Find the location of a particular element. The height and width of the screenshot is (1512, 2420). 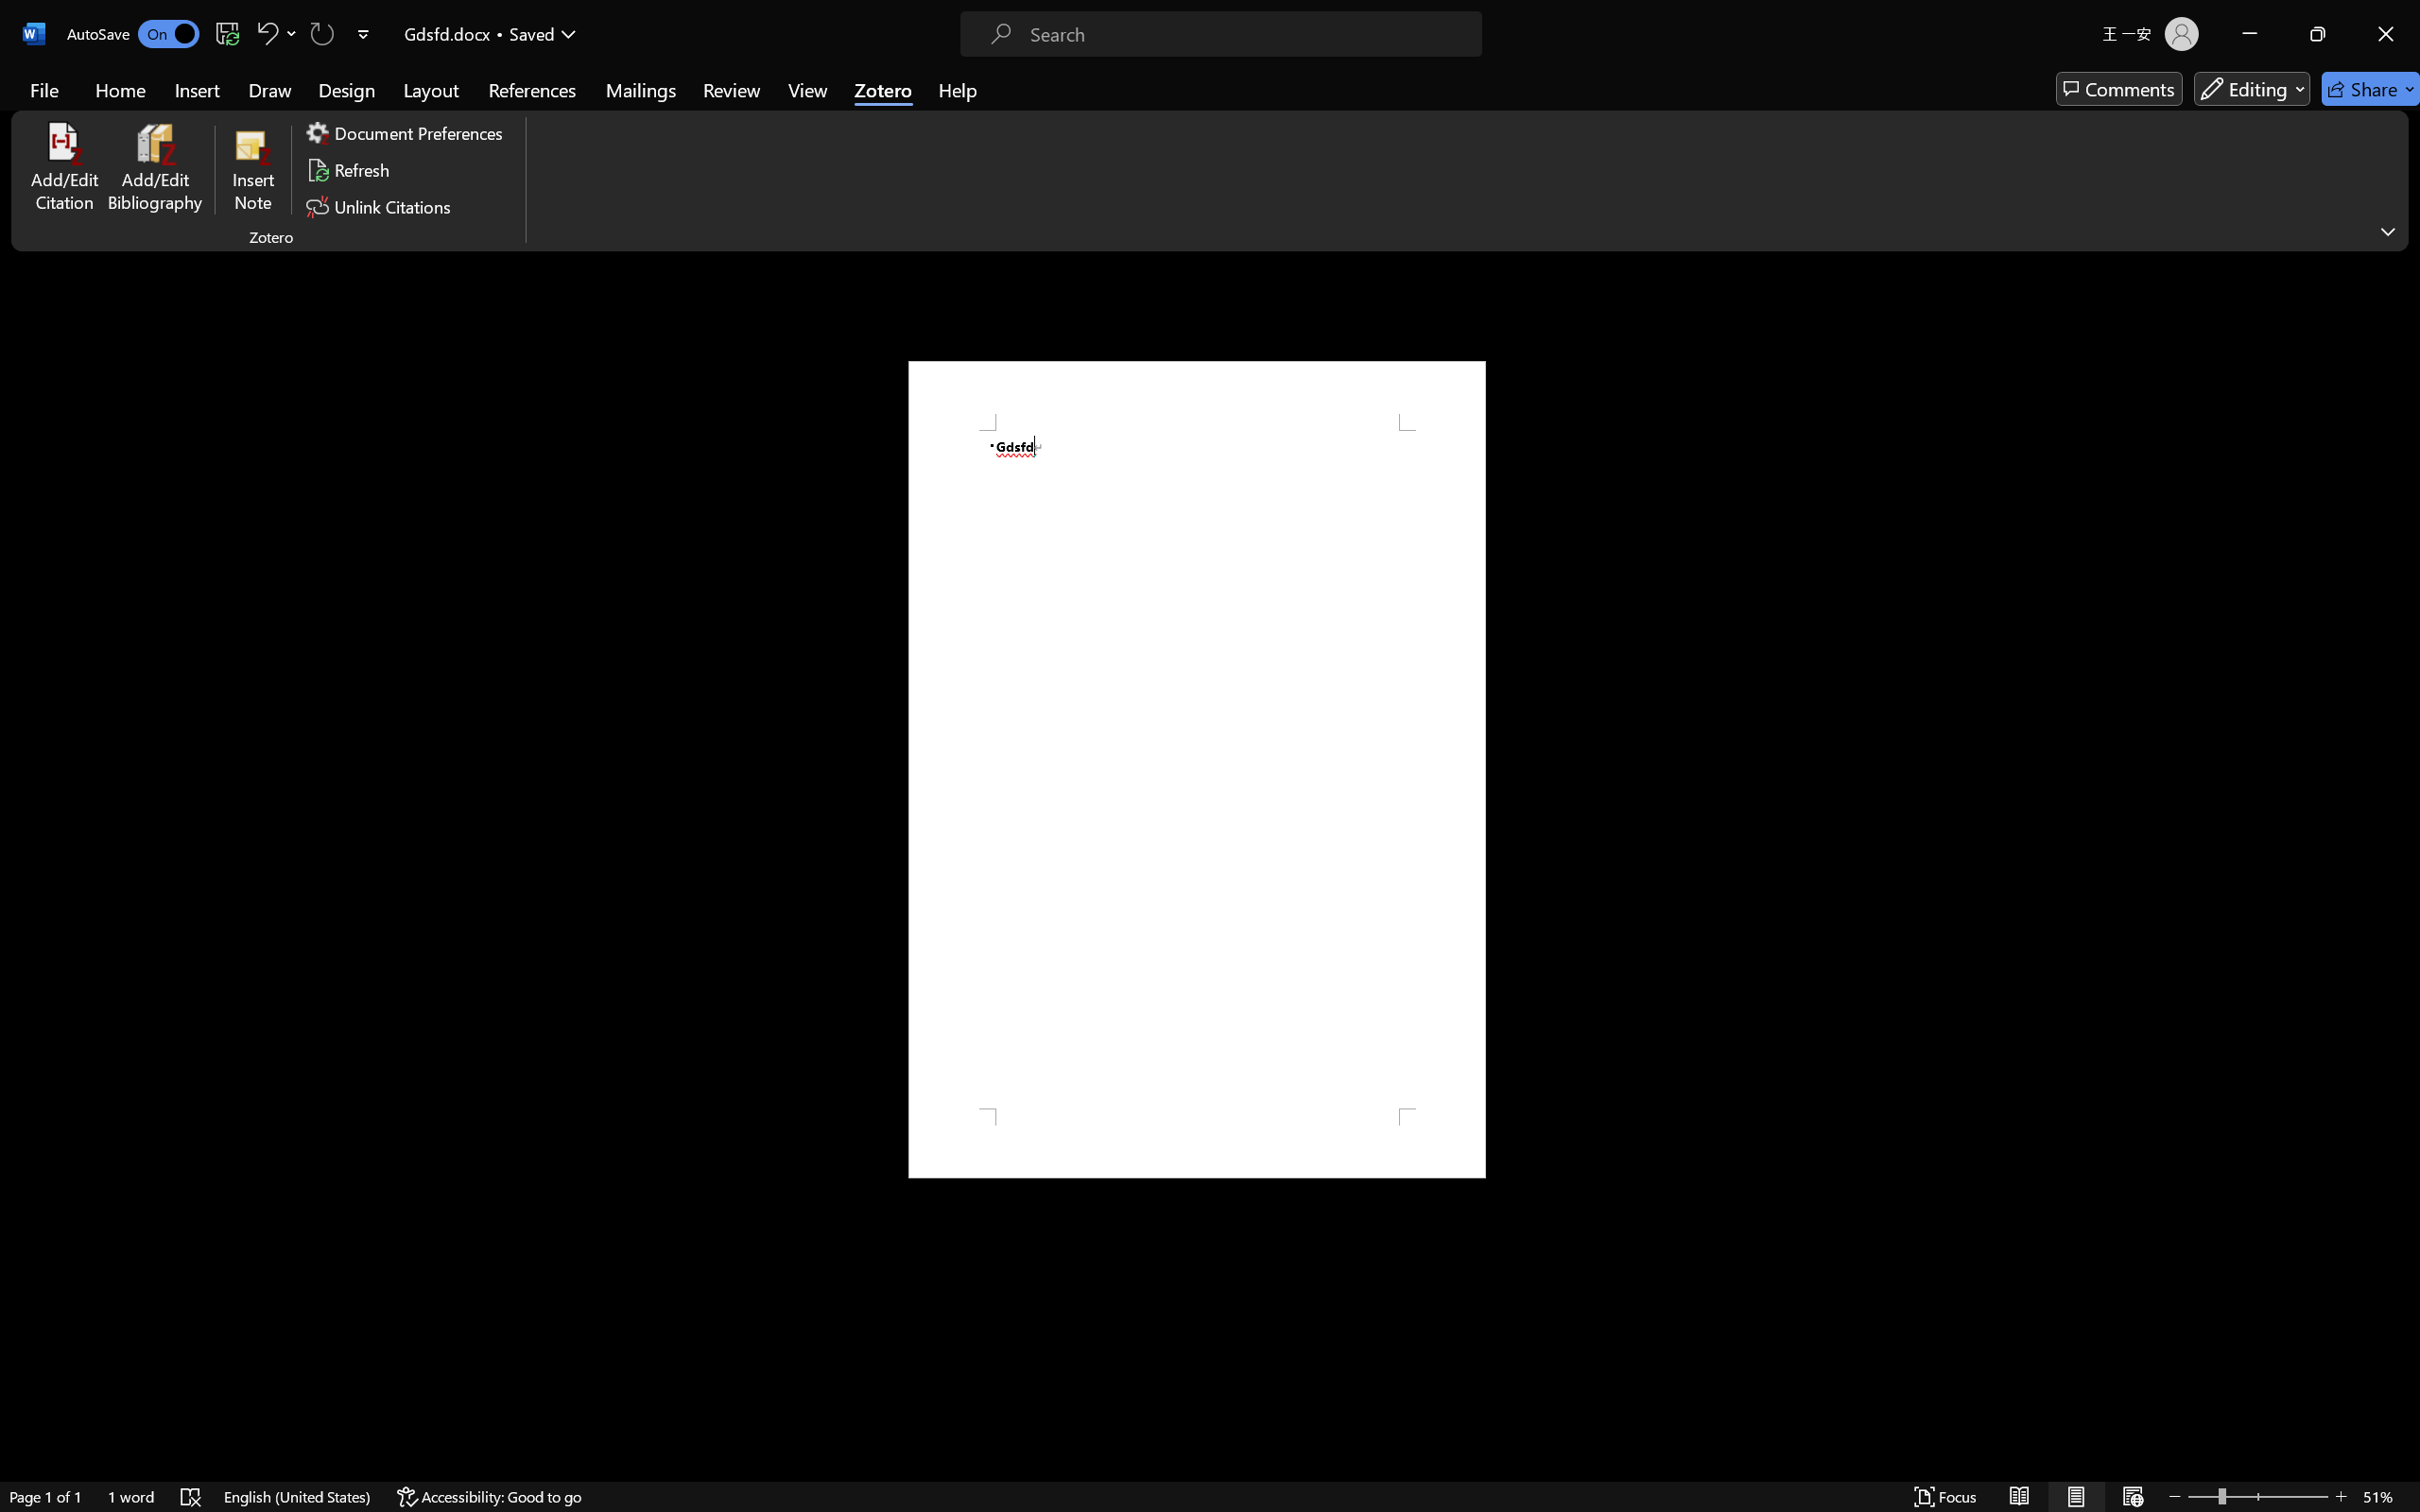

'Page 1 content' is located at coordinates (1196, 769).